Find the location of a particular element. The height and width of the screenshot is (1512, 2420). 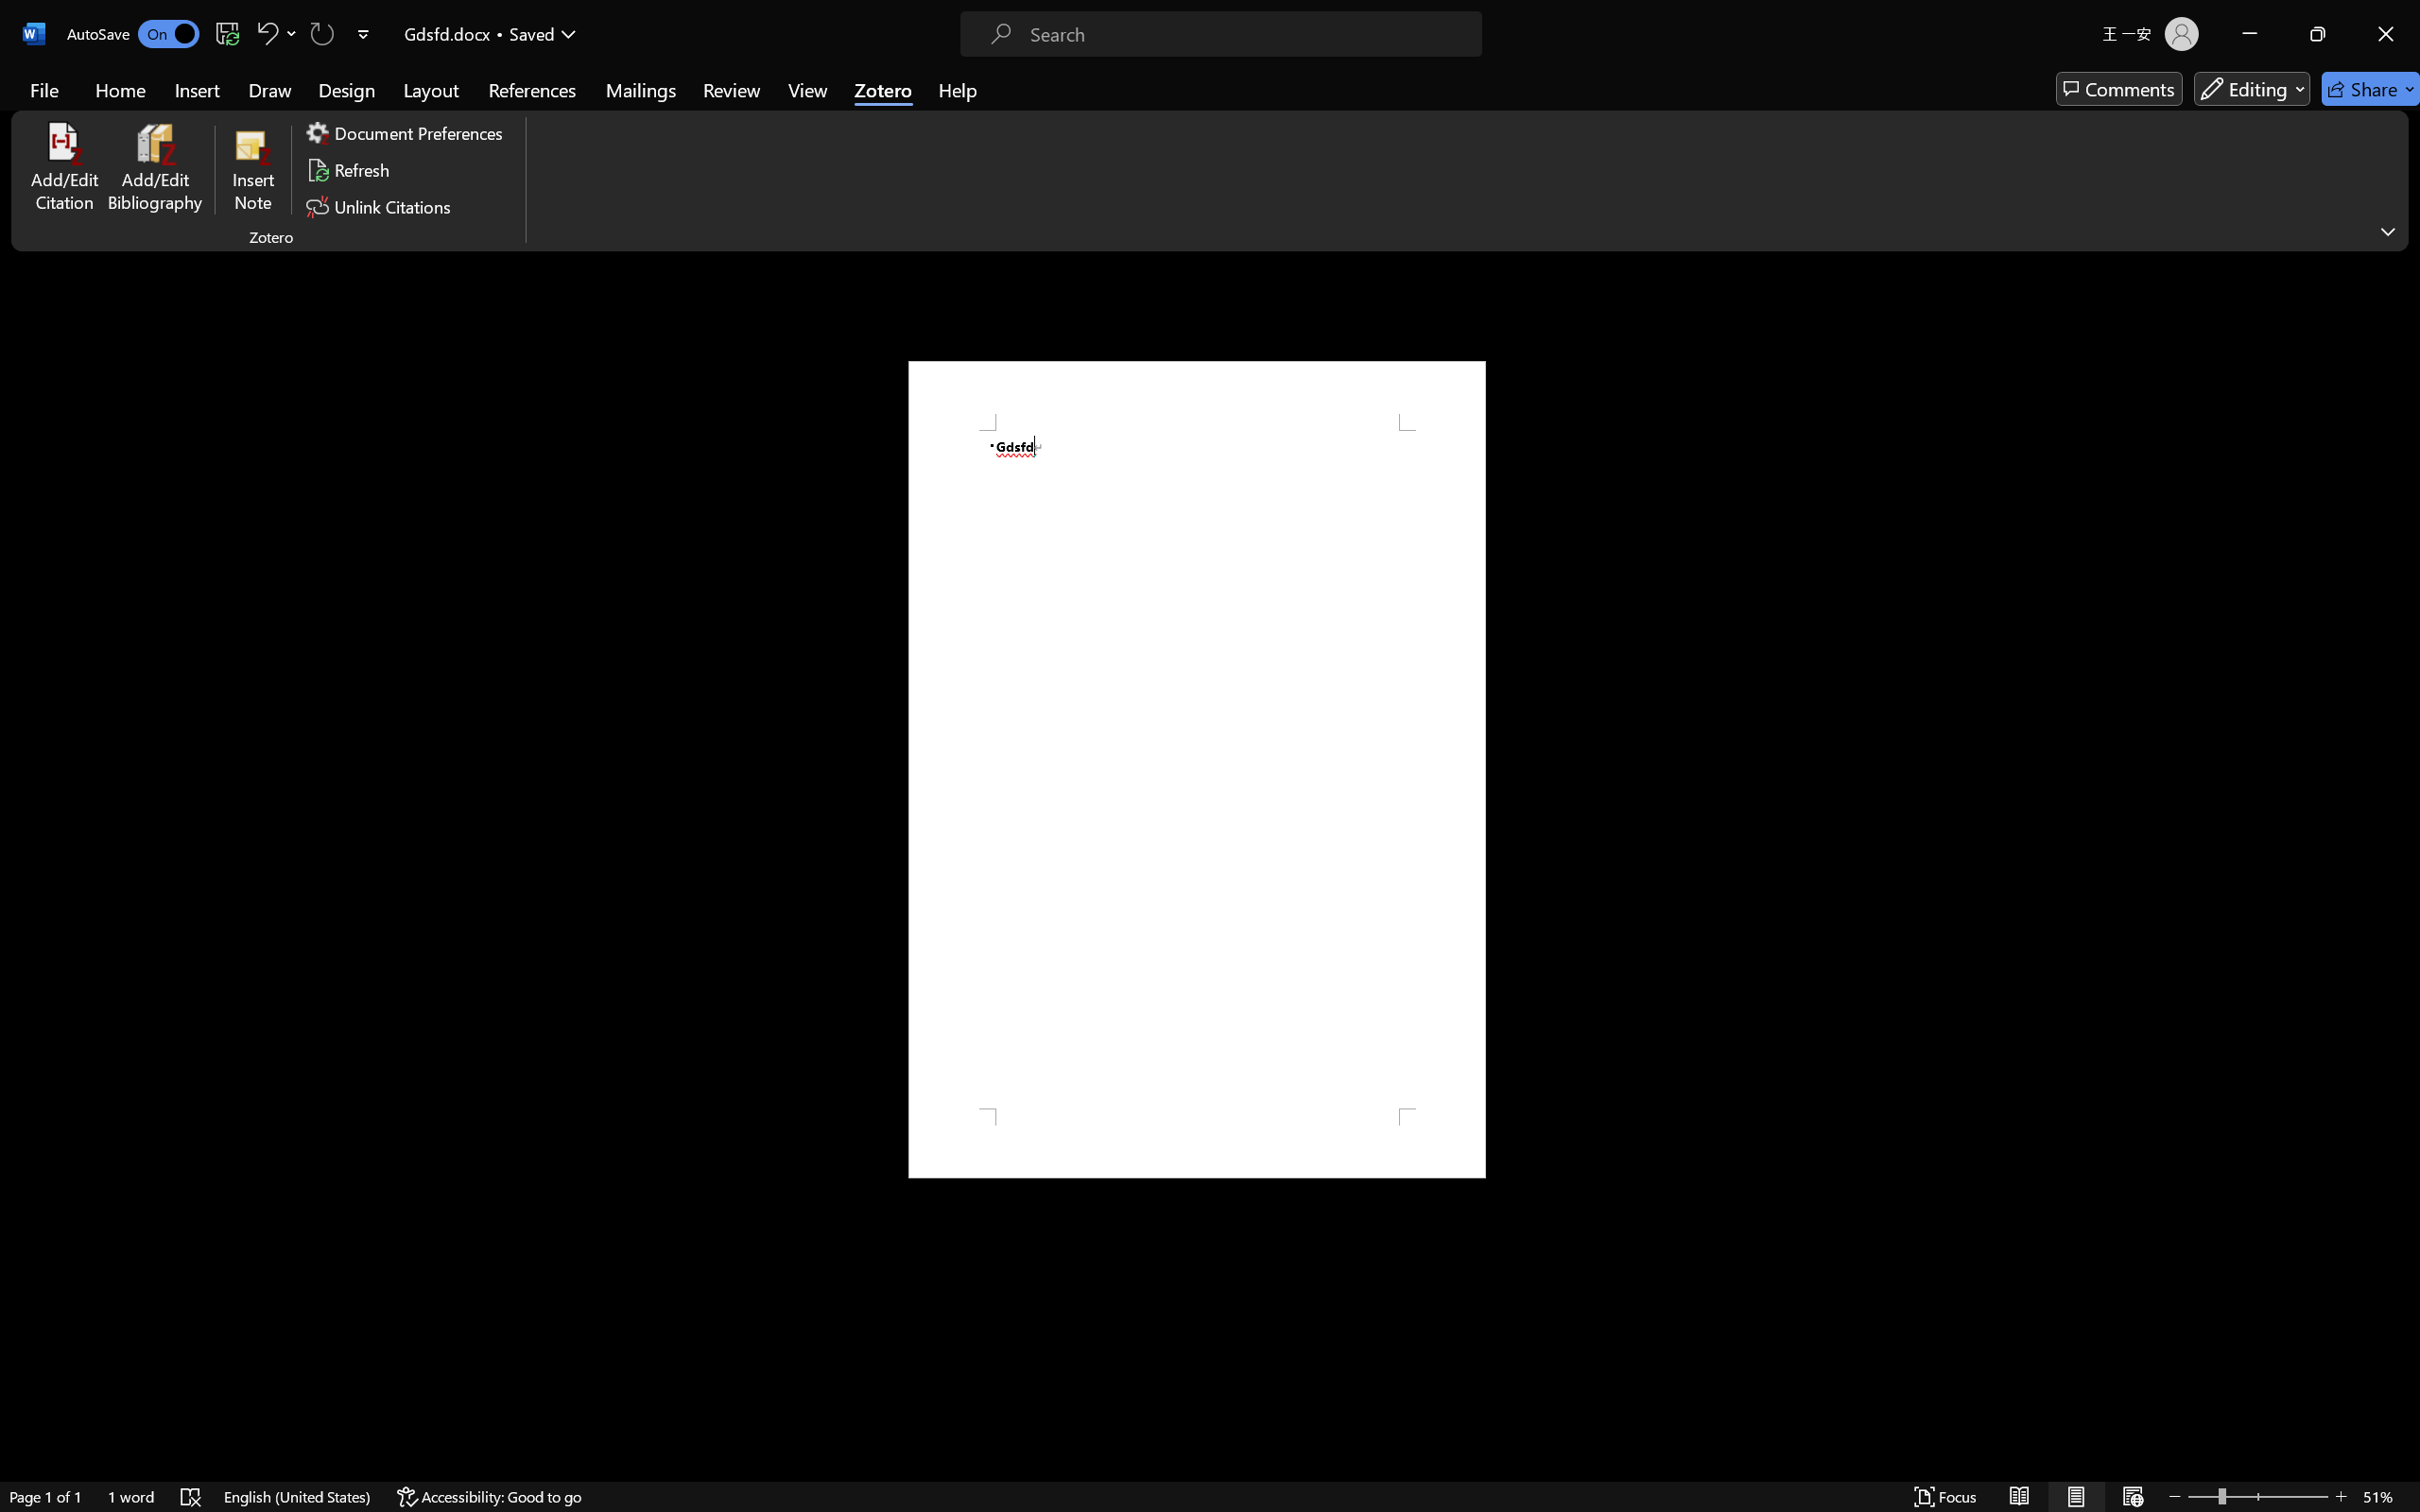

'Page 1 content' is located at coordinates (1196, 769).